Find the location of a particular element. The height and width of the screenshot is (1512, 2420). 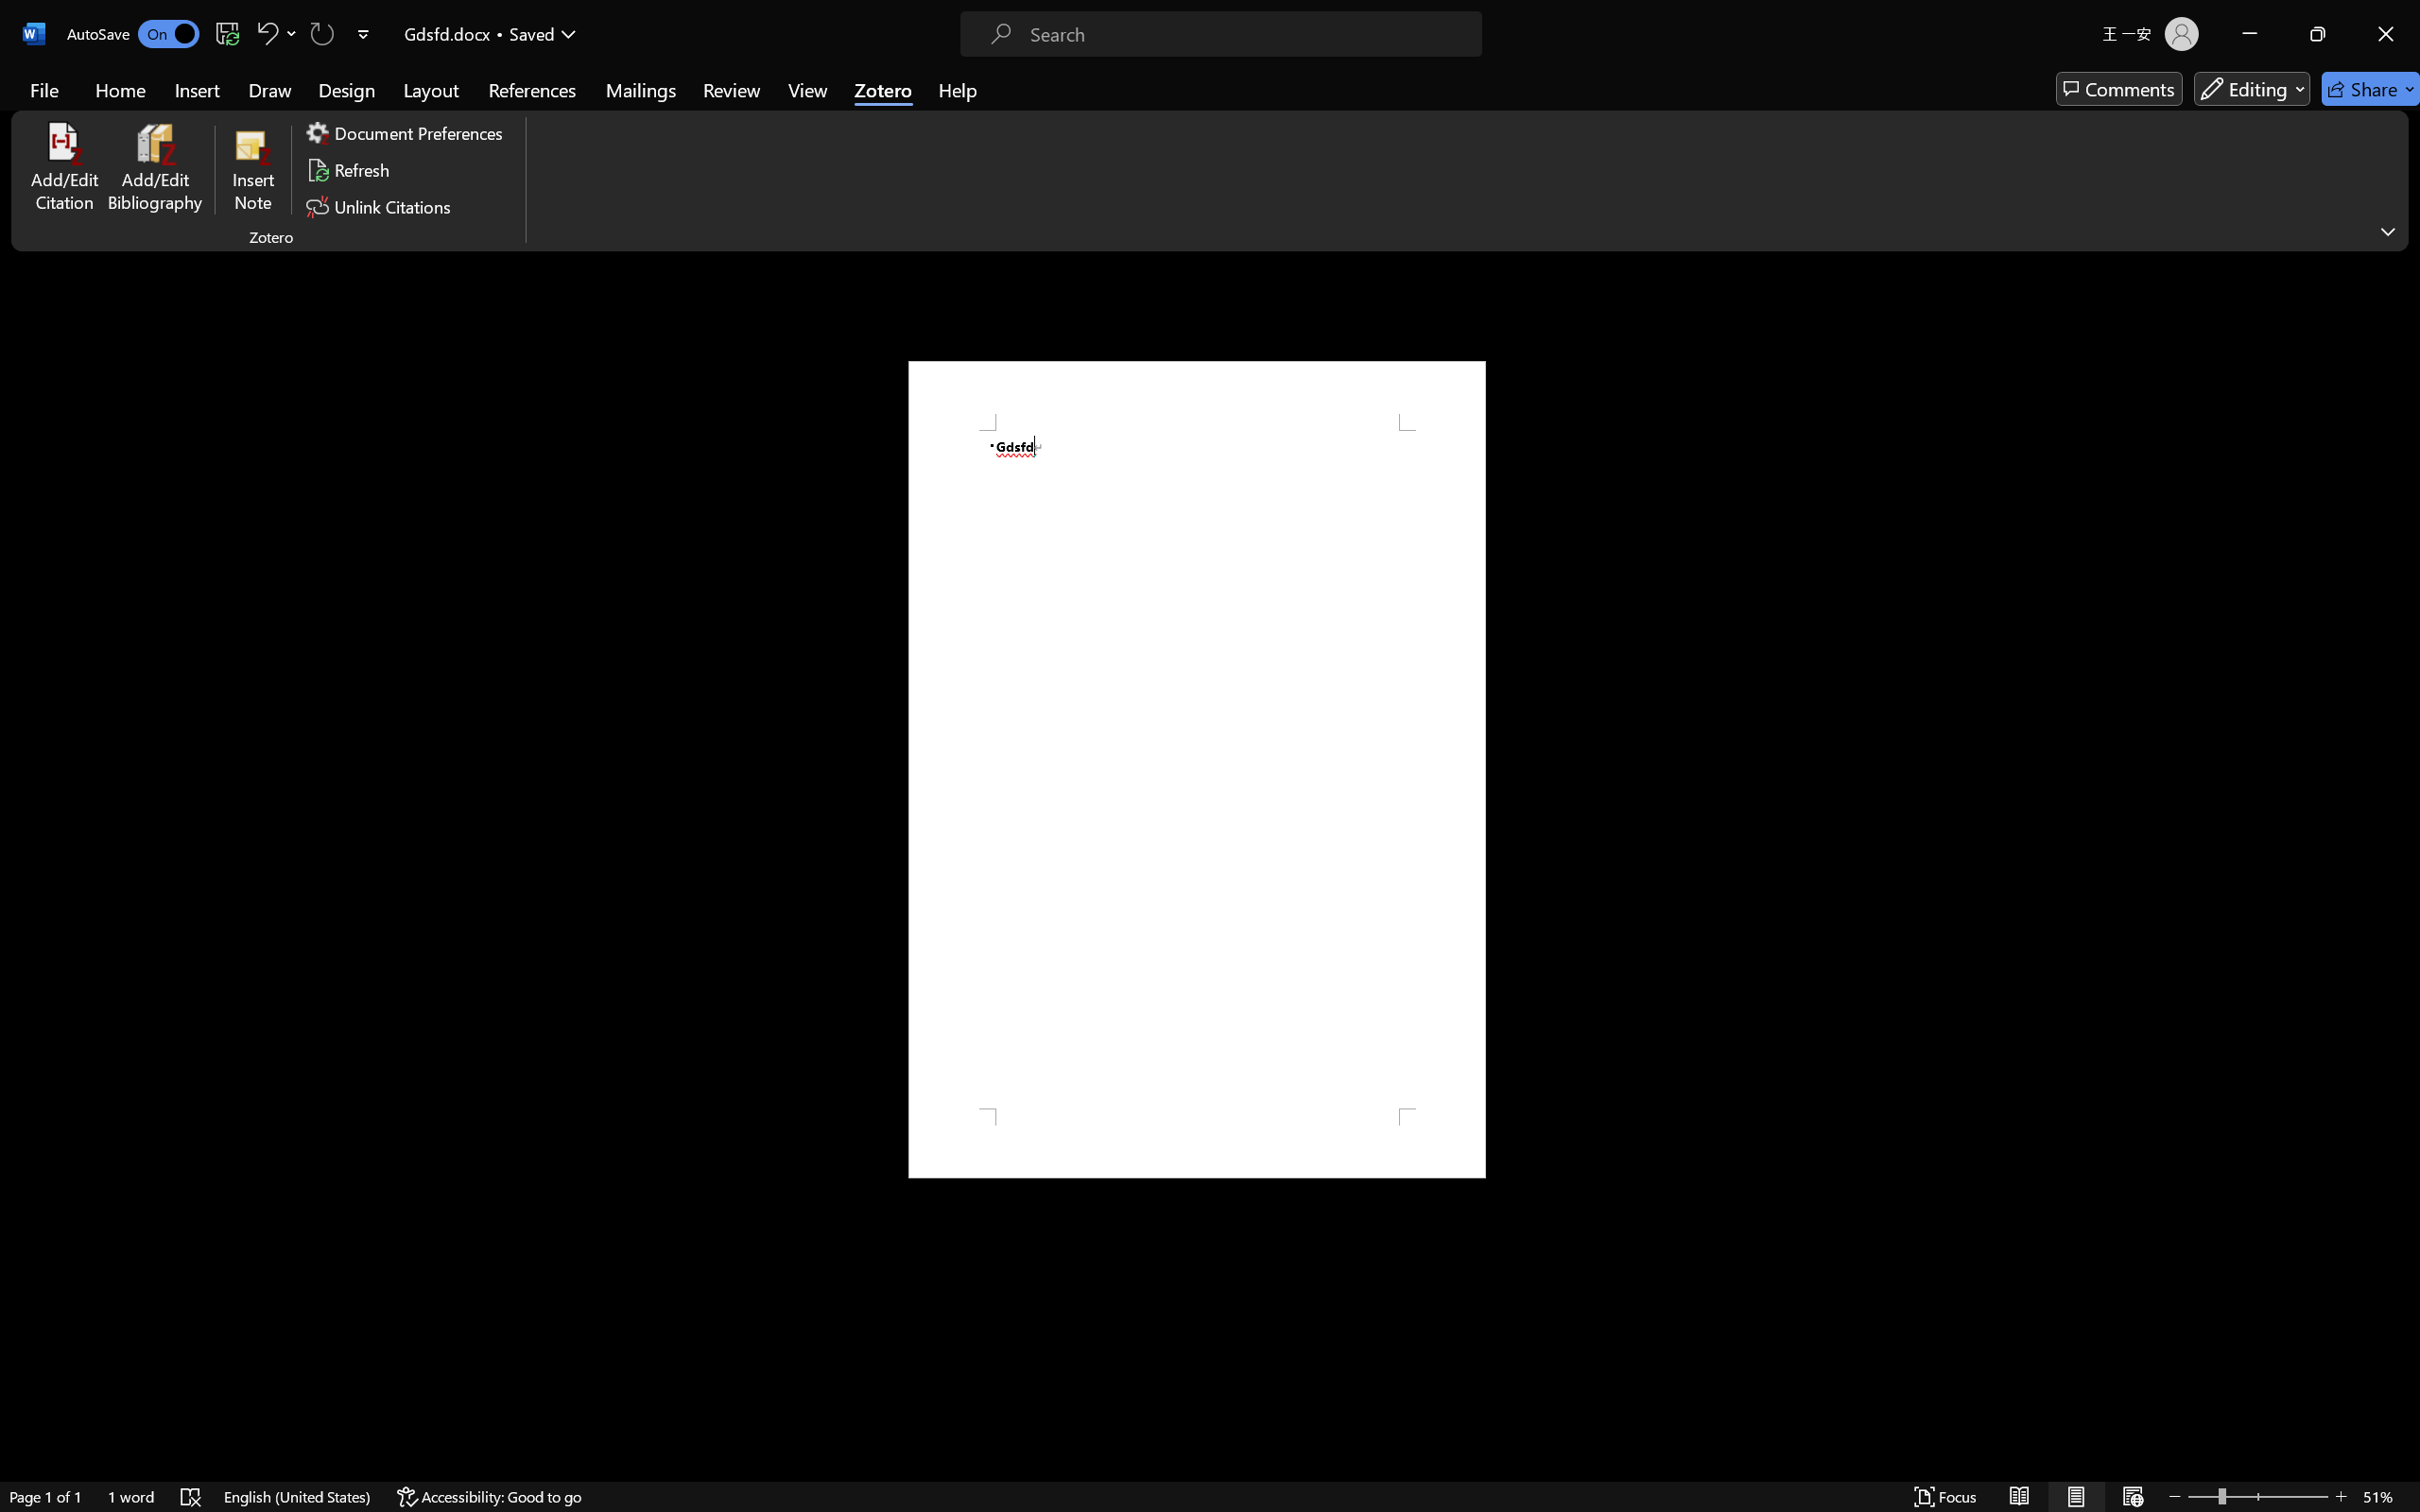

'Page 1 content' is located at coordinates (1196, 769).